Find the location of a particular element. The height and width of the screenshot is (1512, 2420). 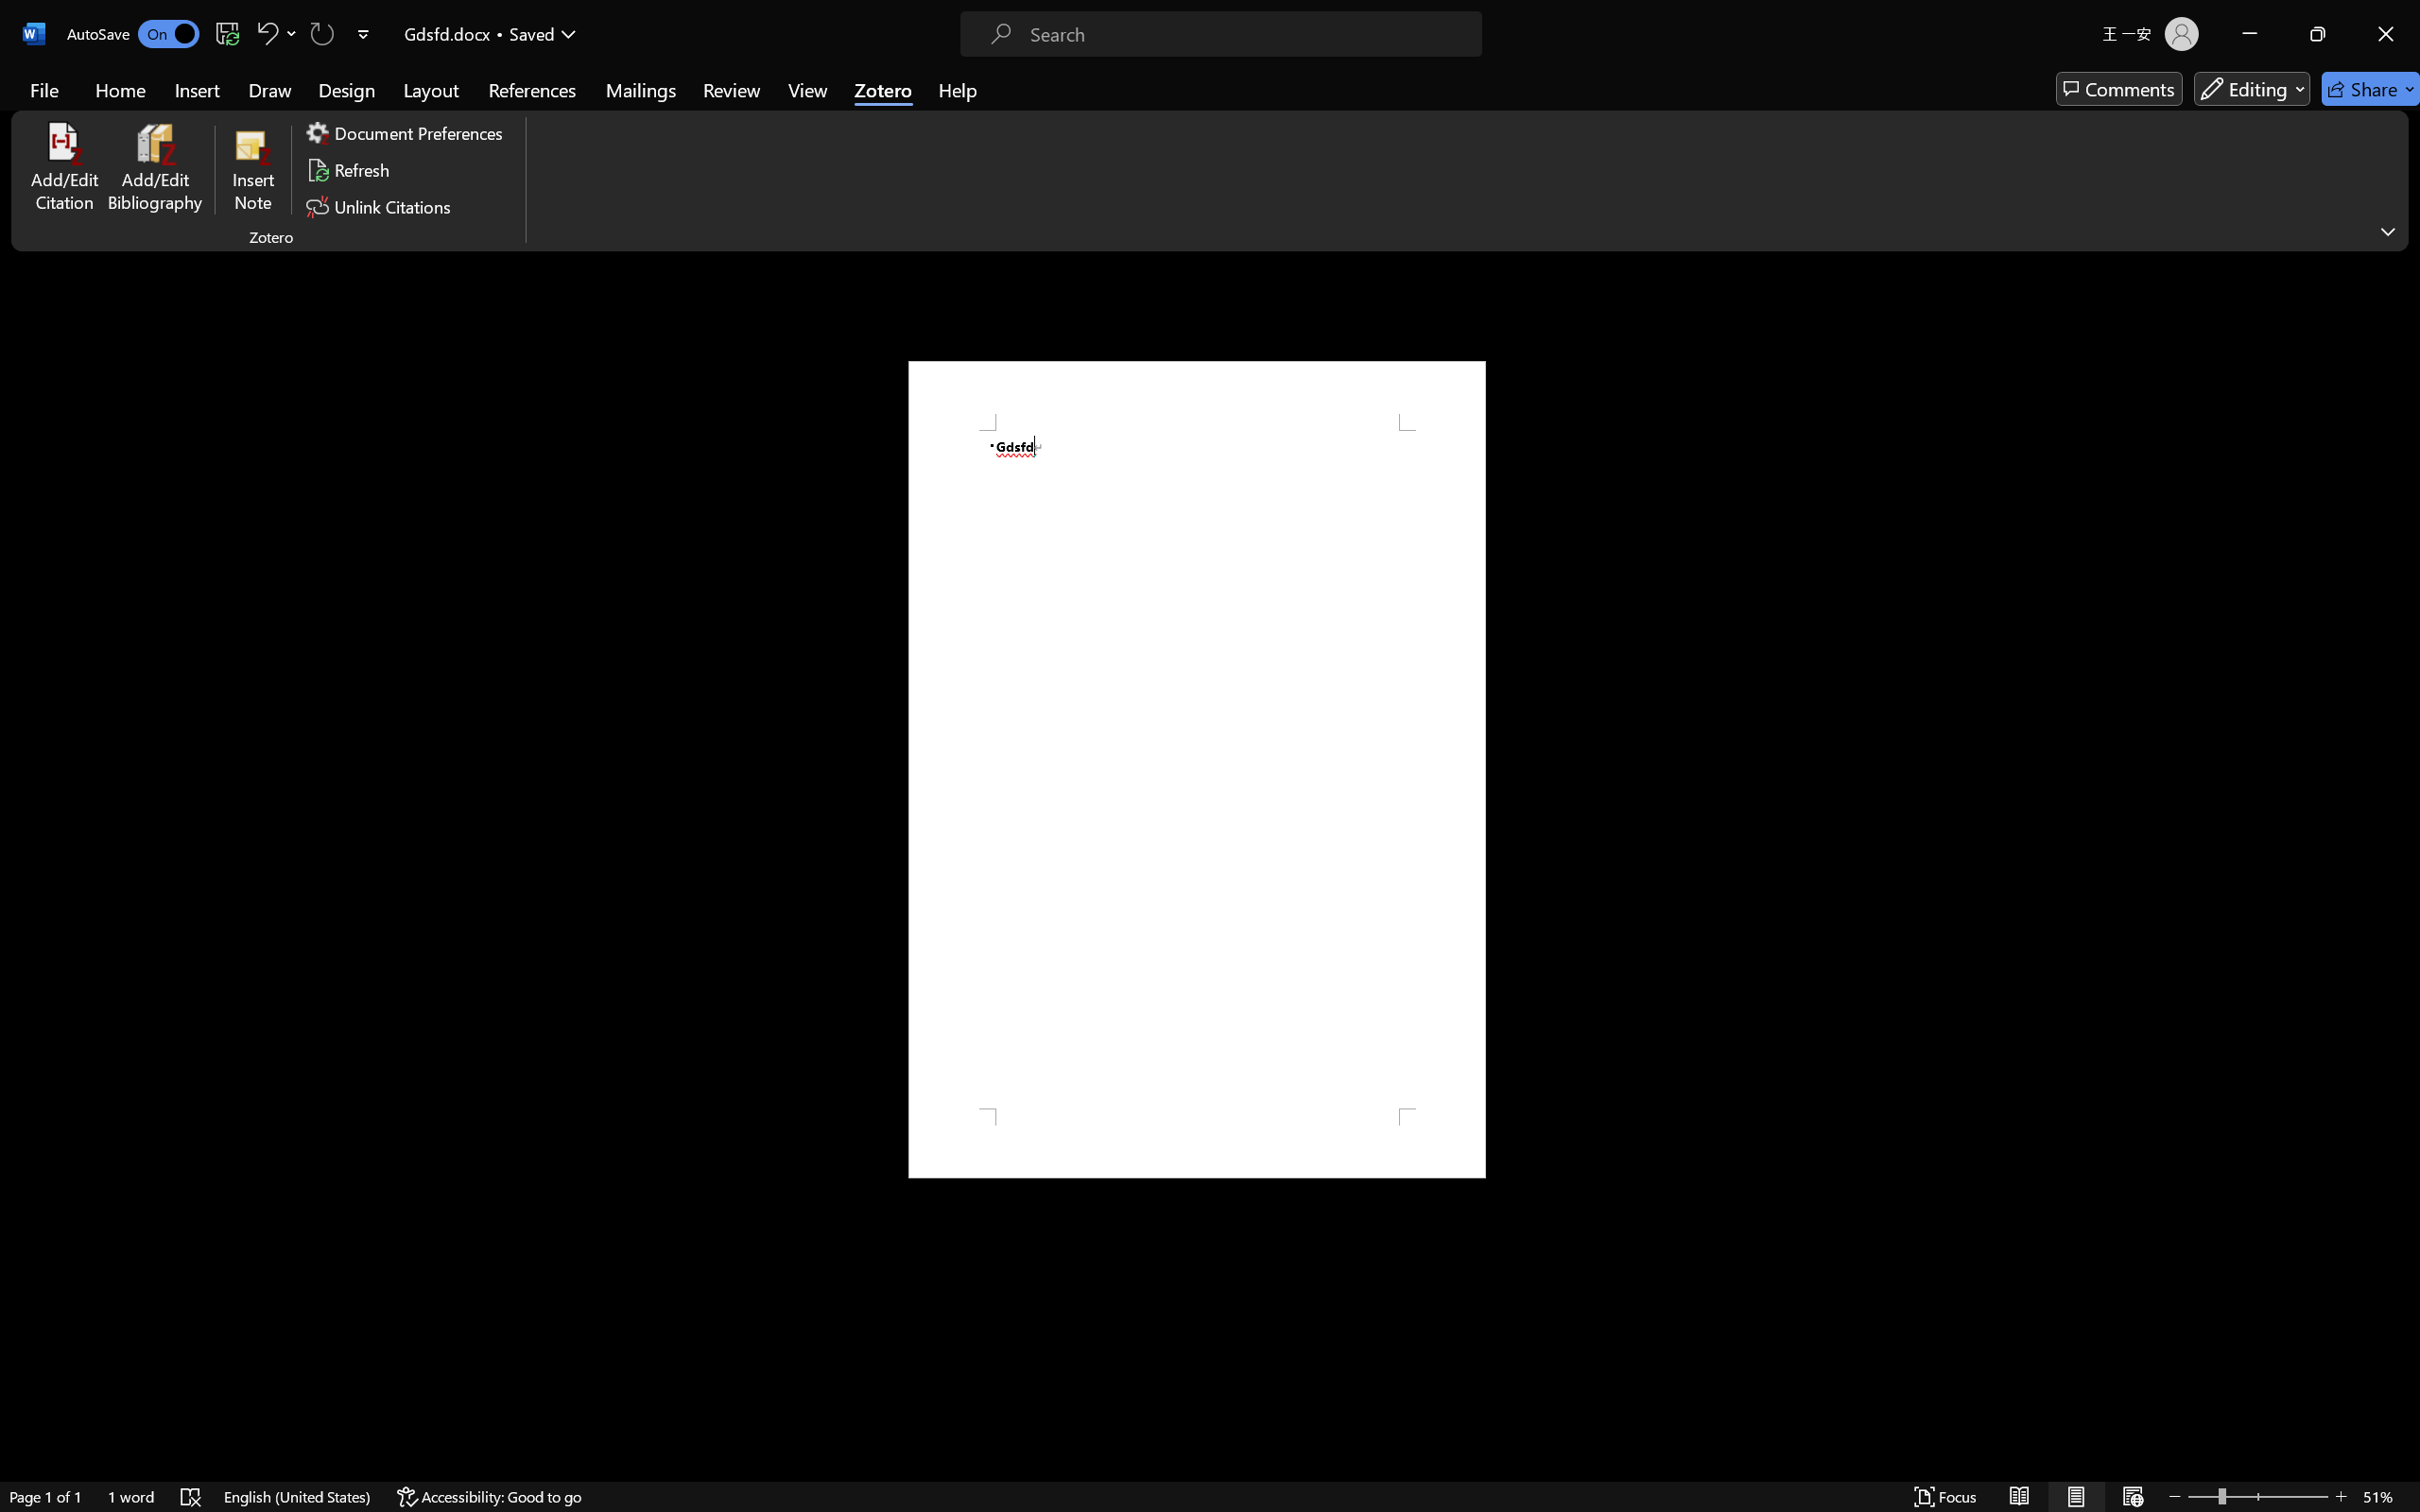

'Page 1 content' is located at coordinates (1196, 769).